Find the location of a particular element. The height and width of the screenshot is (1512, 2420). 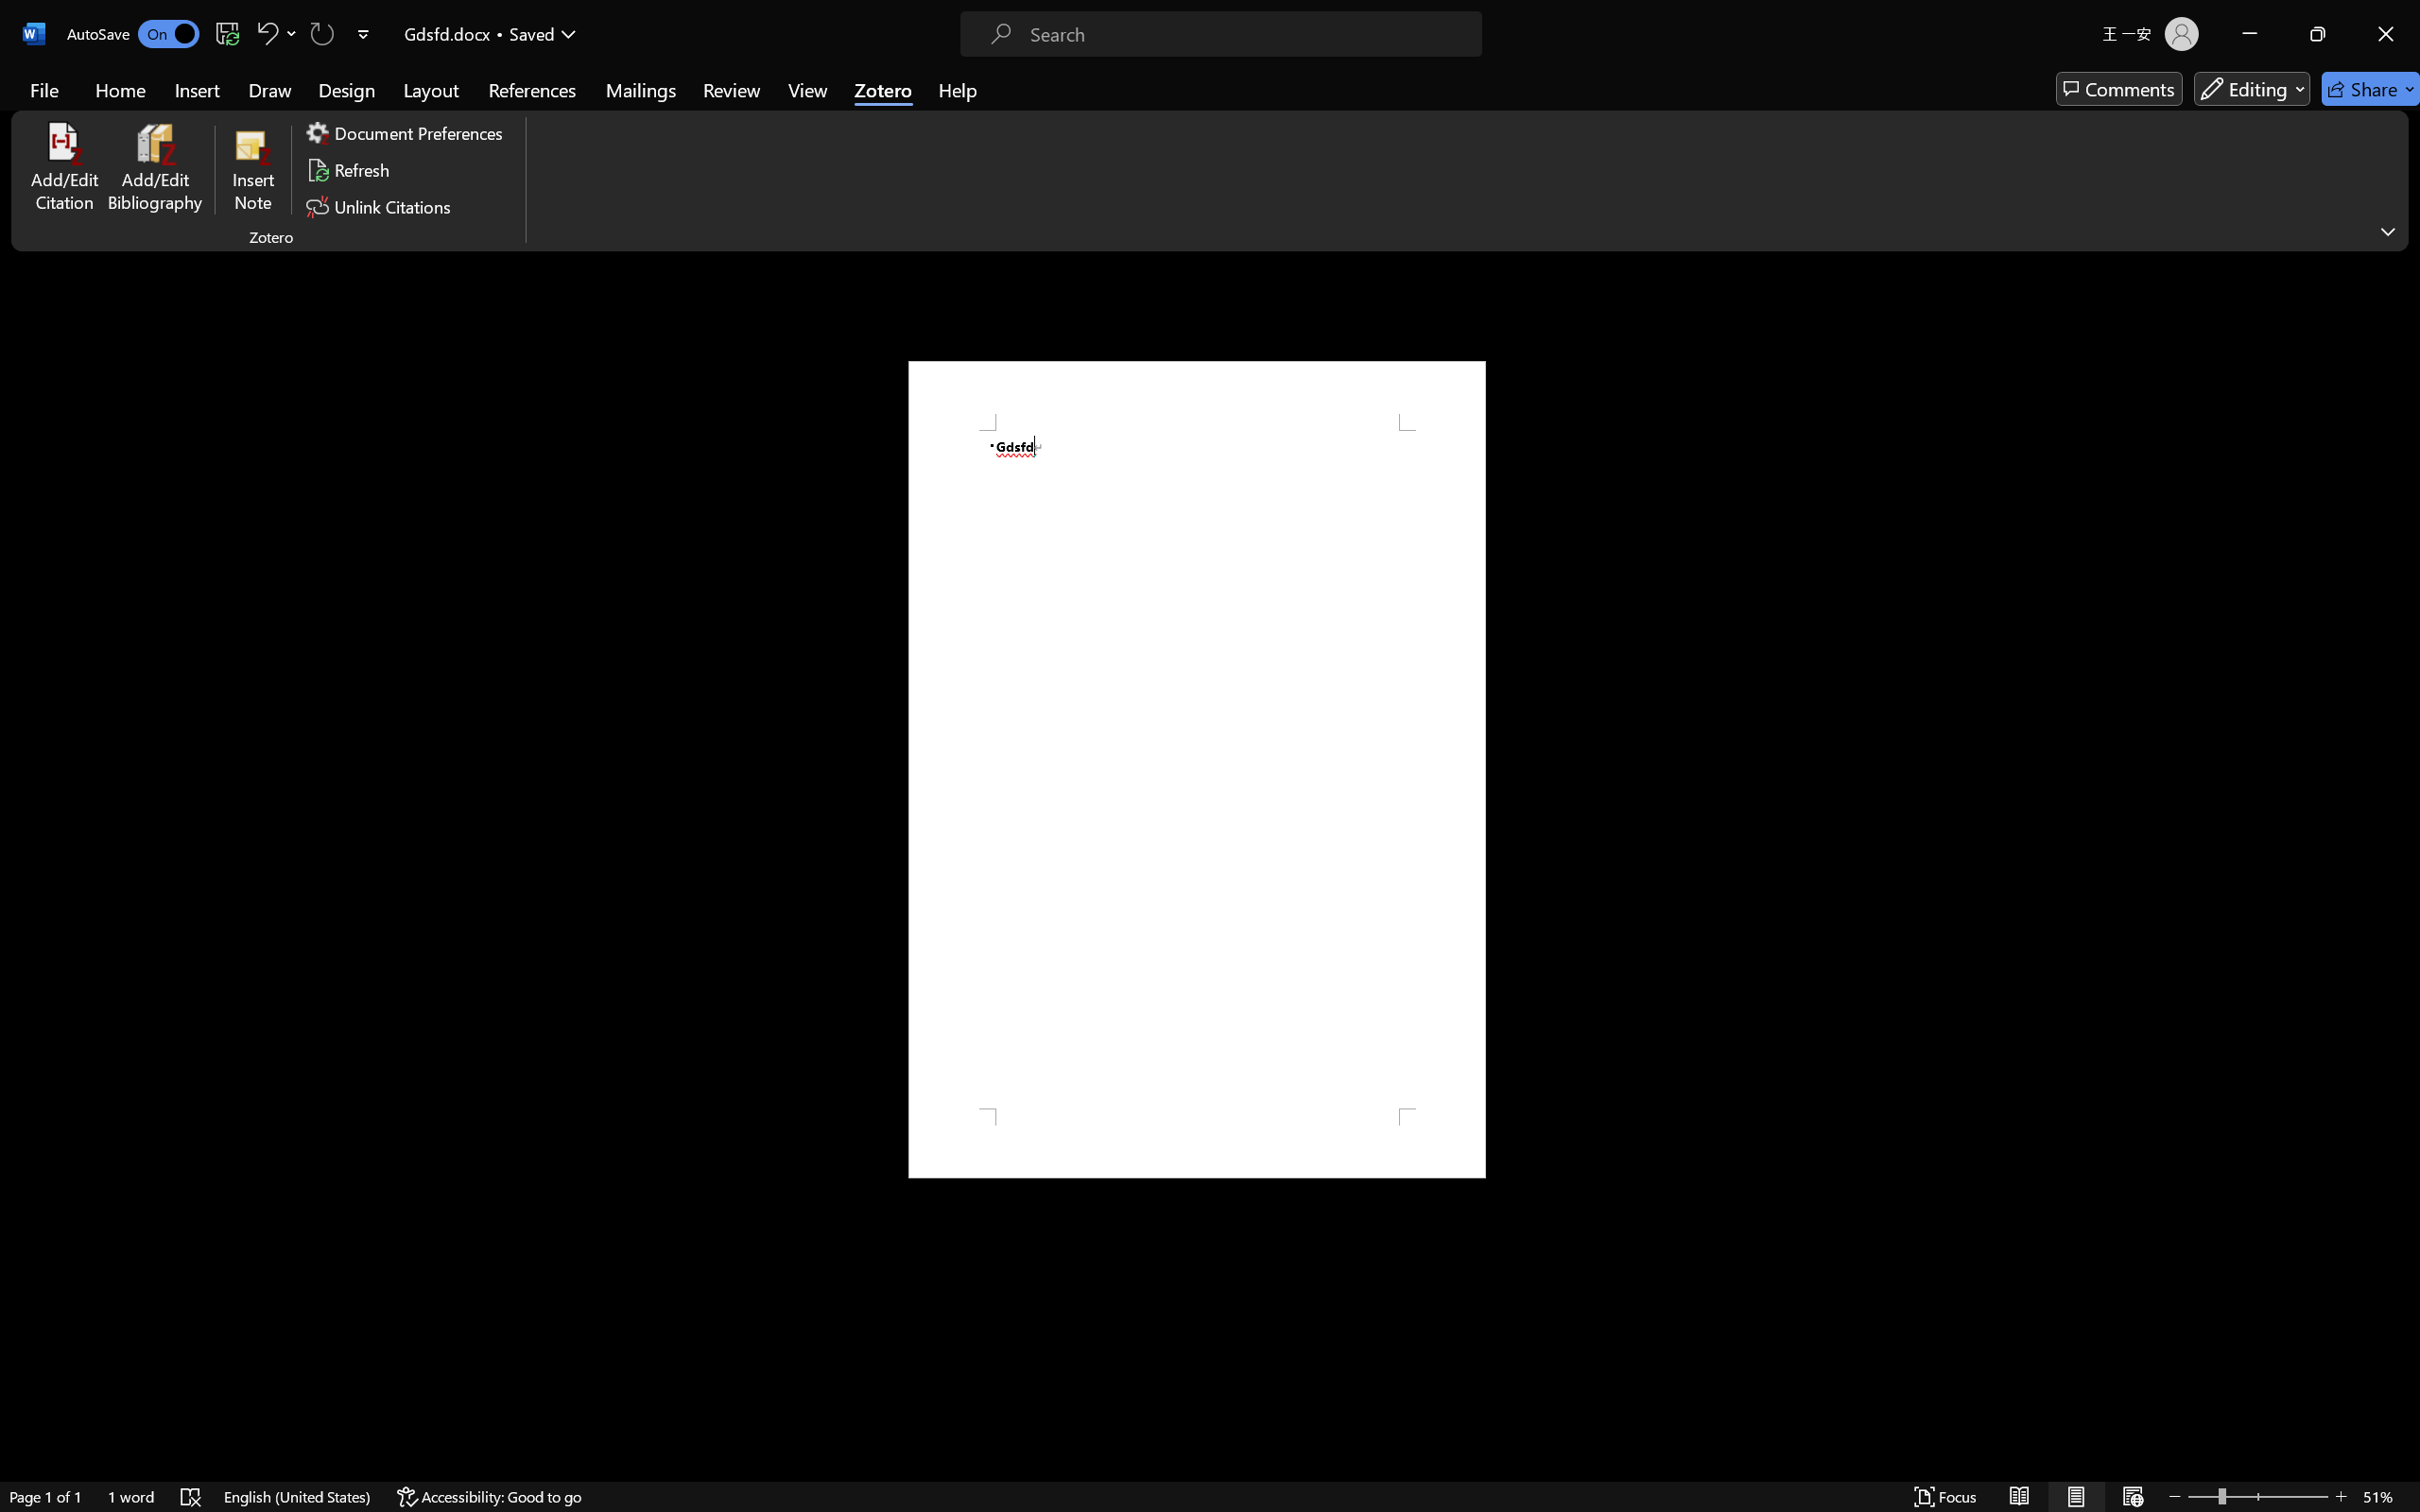

'Page 1 content' is located at coordinates (1196, 769).